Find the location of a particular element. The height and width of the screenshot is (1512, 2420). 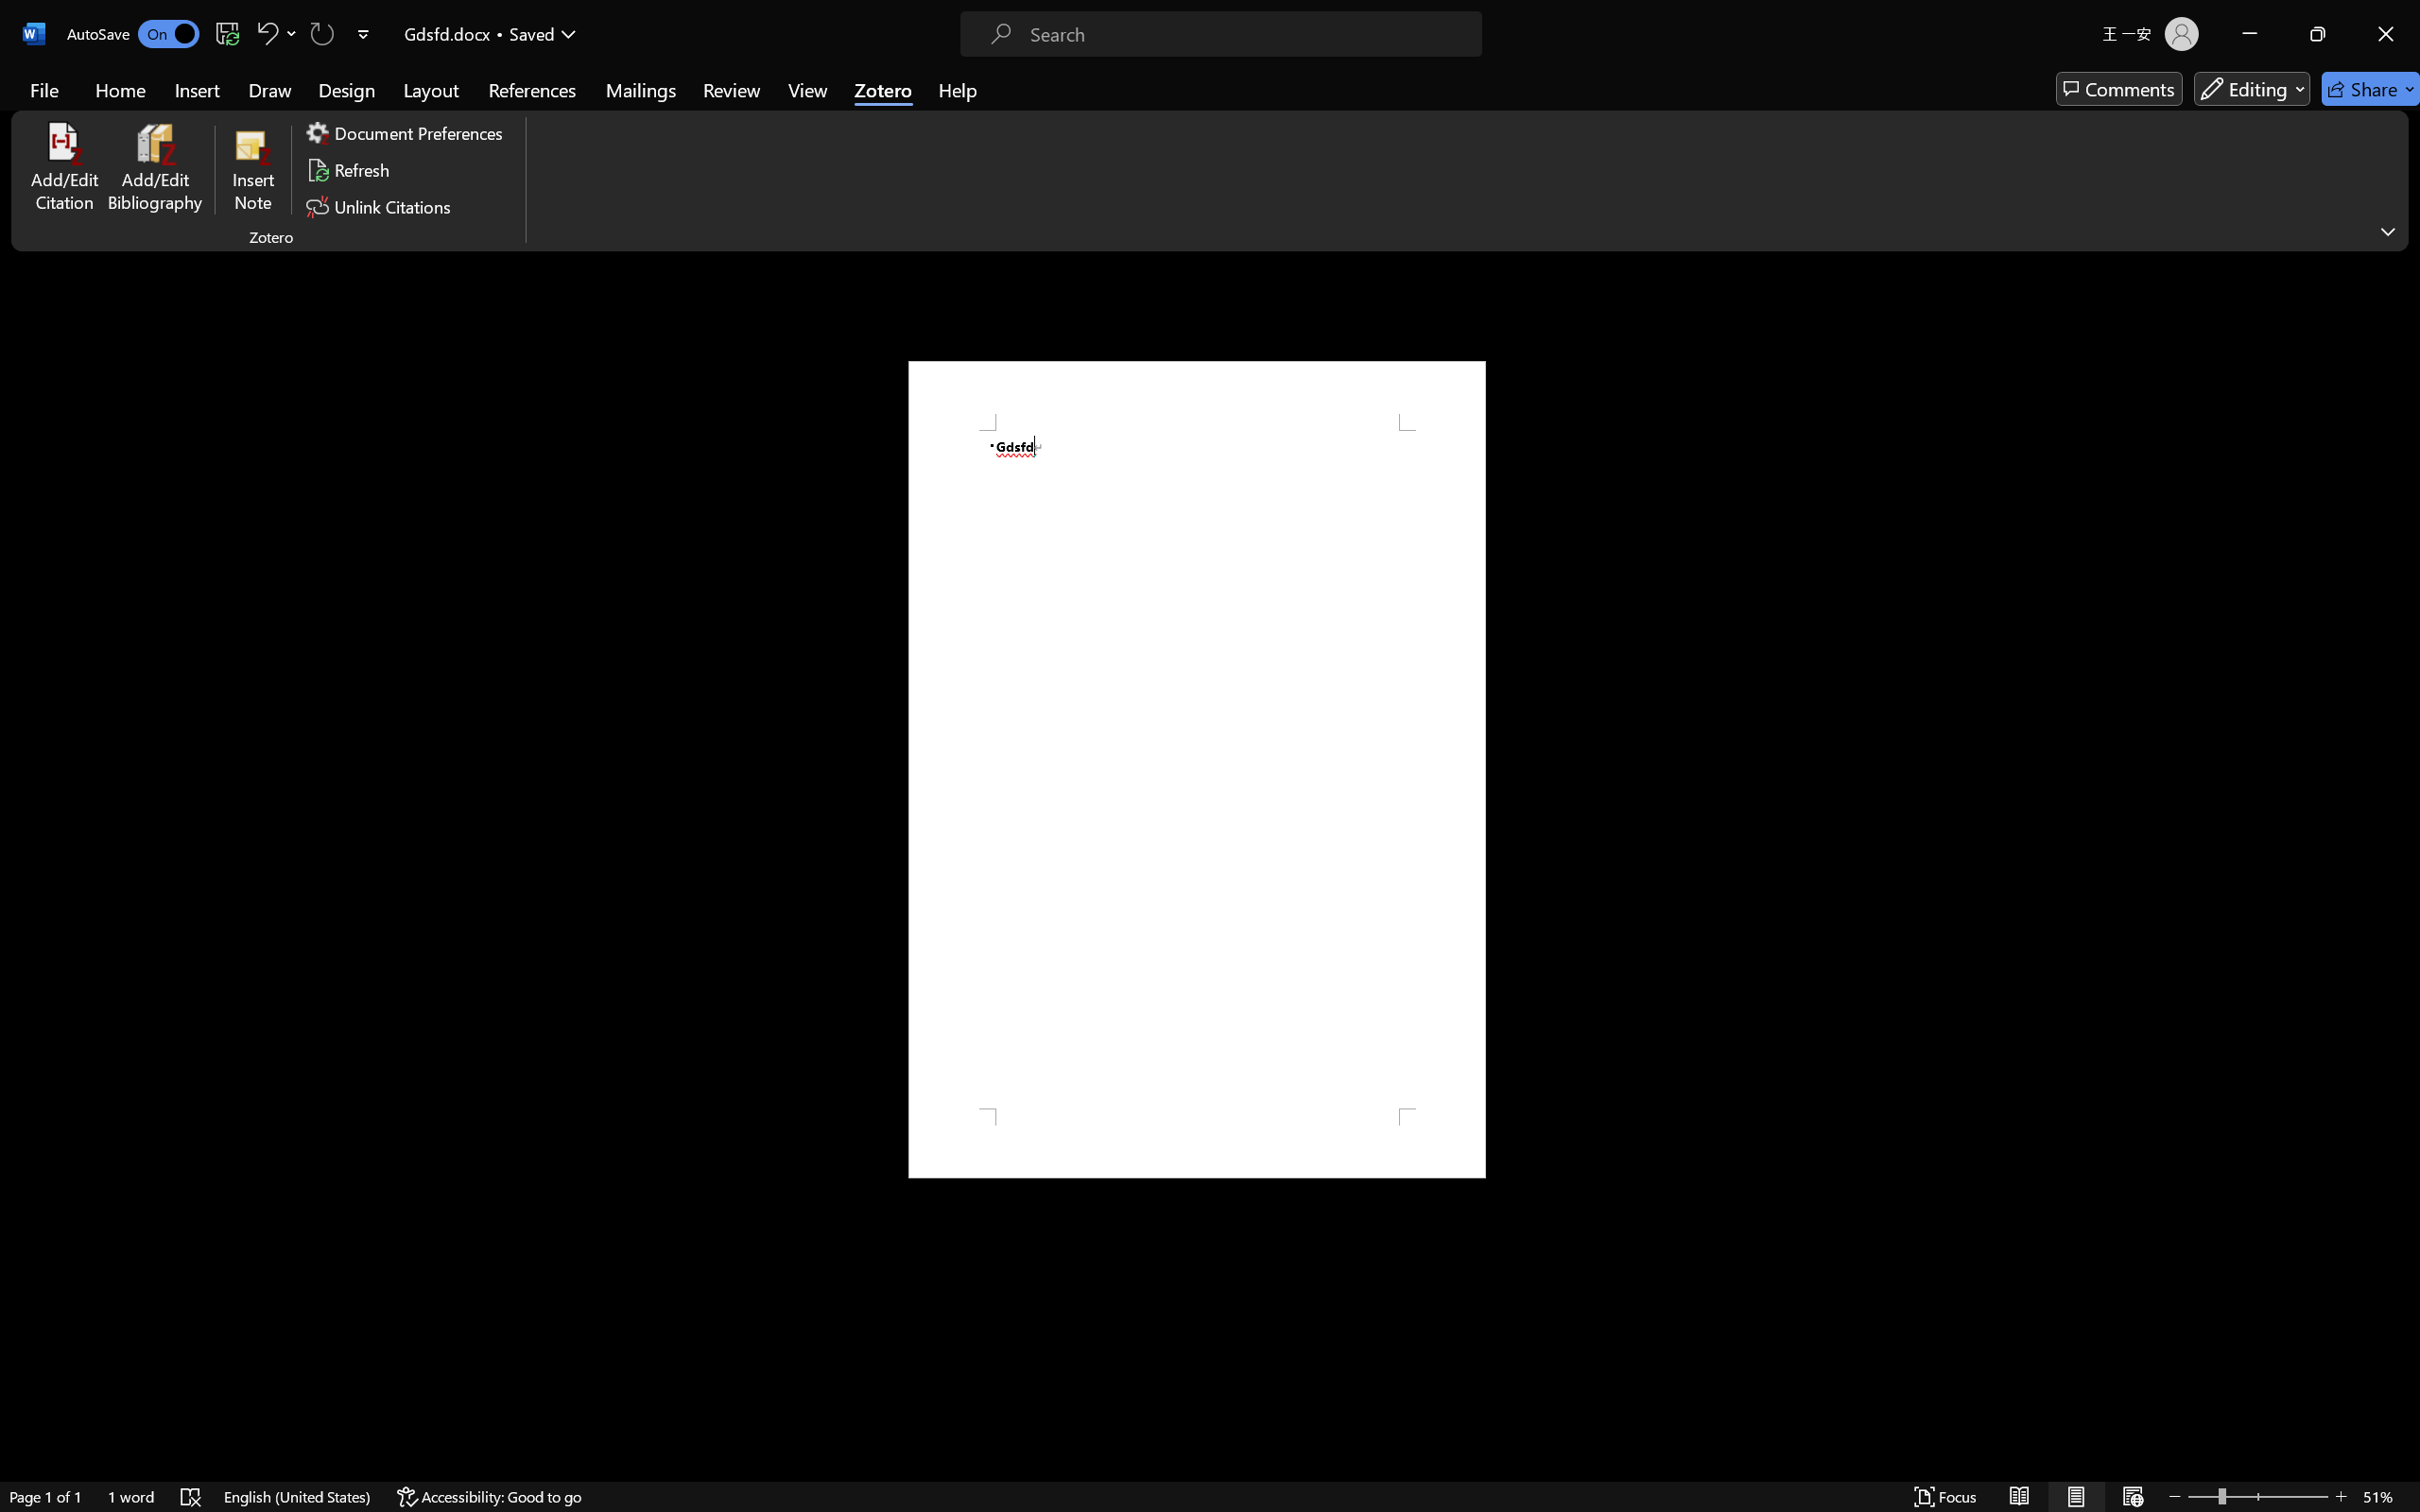

'Page 1 content' is located at coordinates (1196, 769).